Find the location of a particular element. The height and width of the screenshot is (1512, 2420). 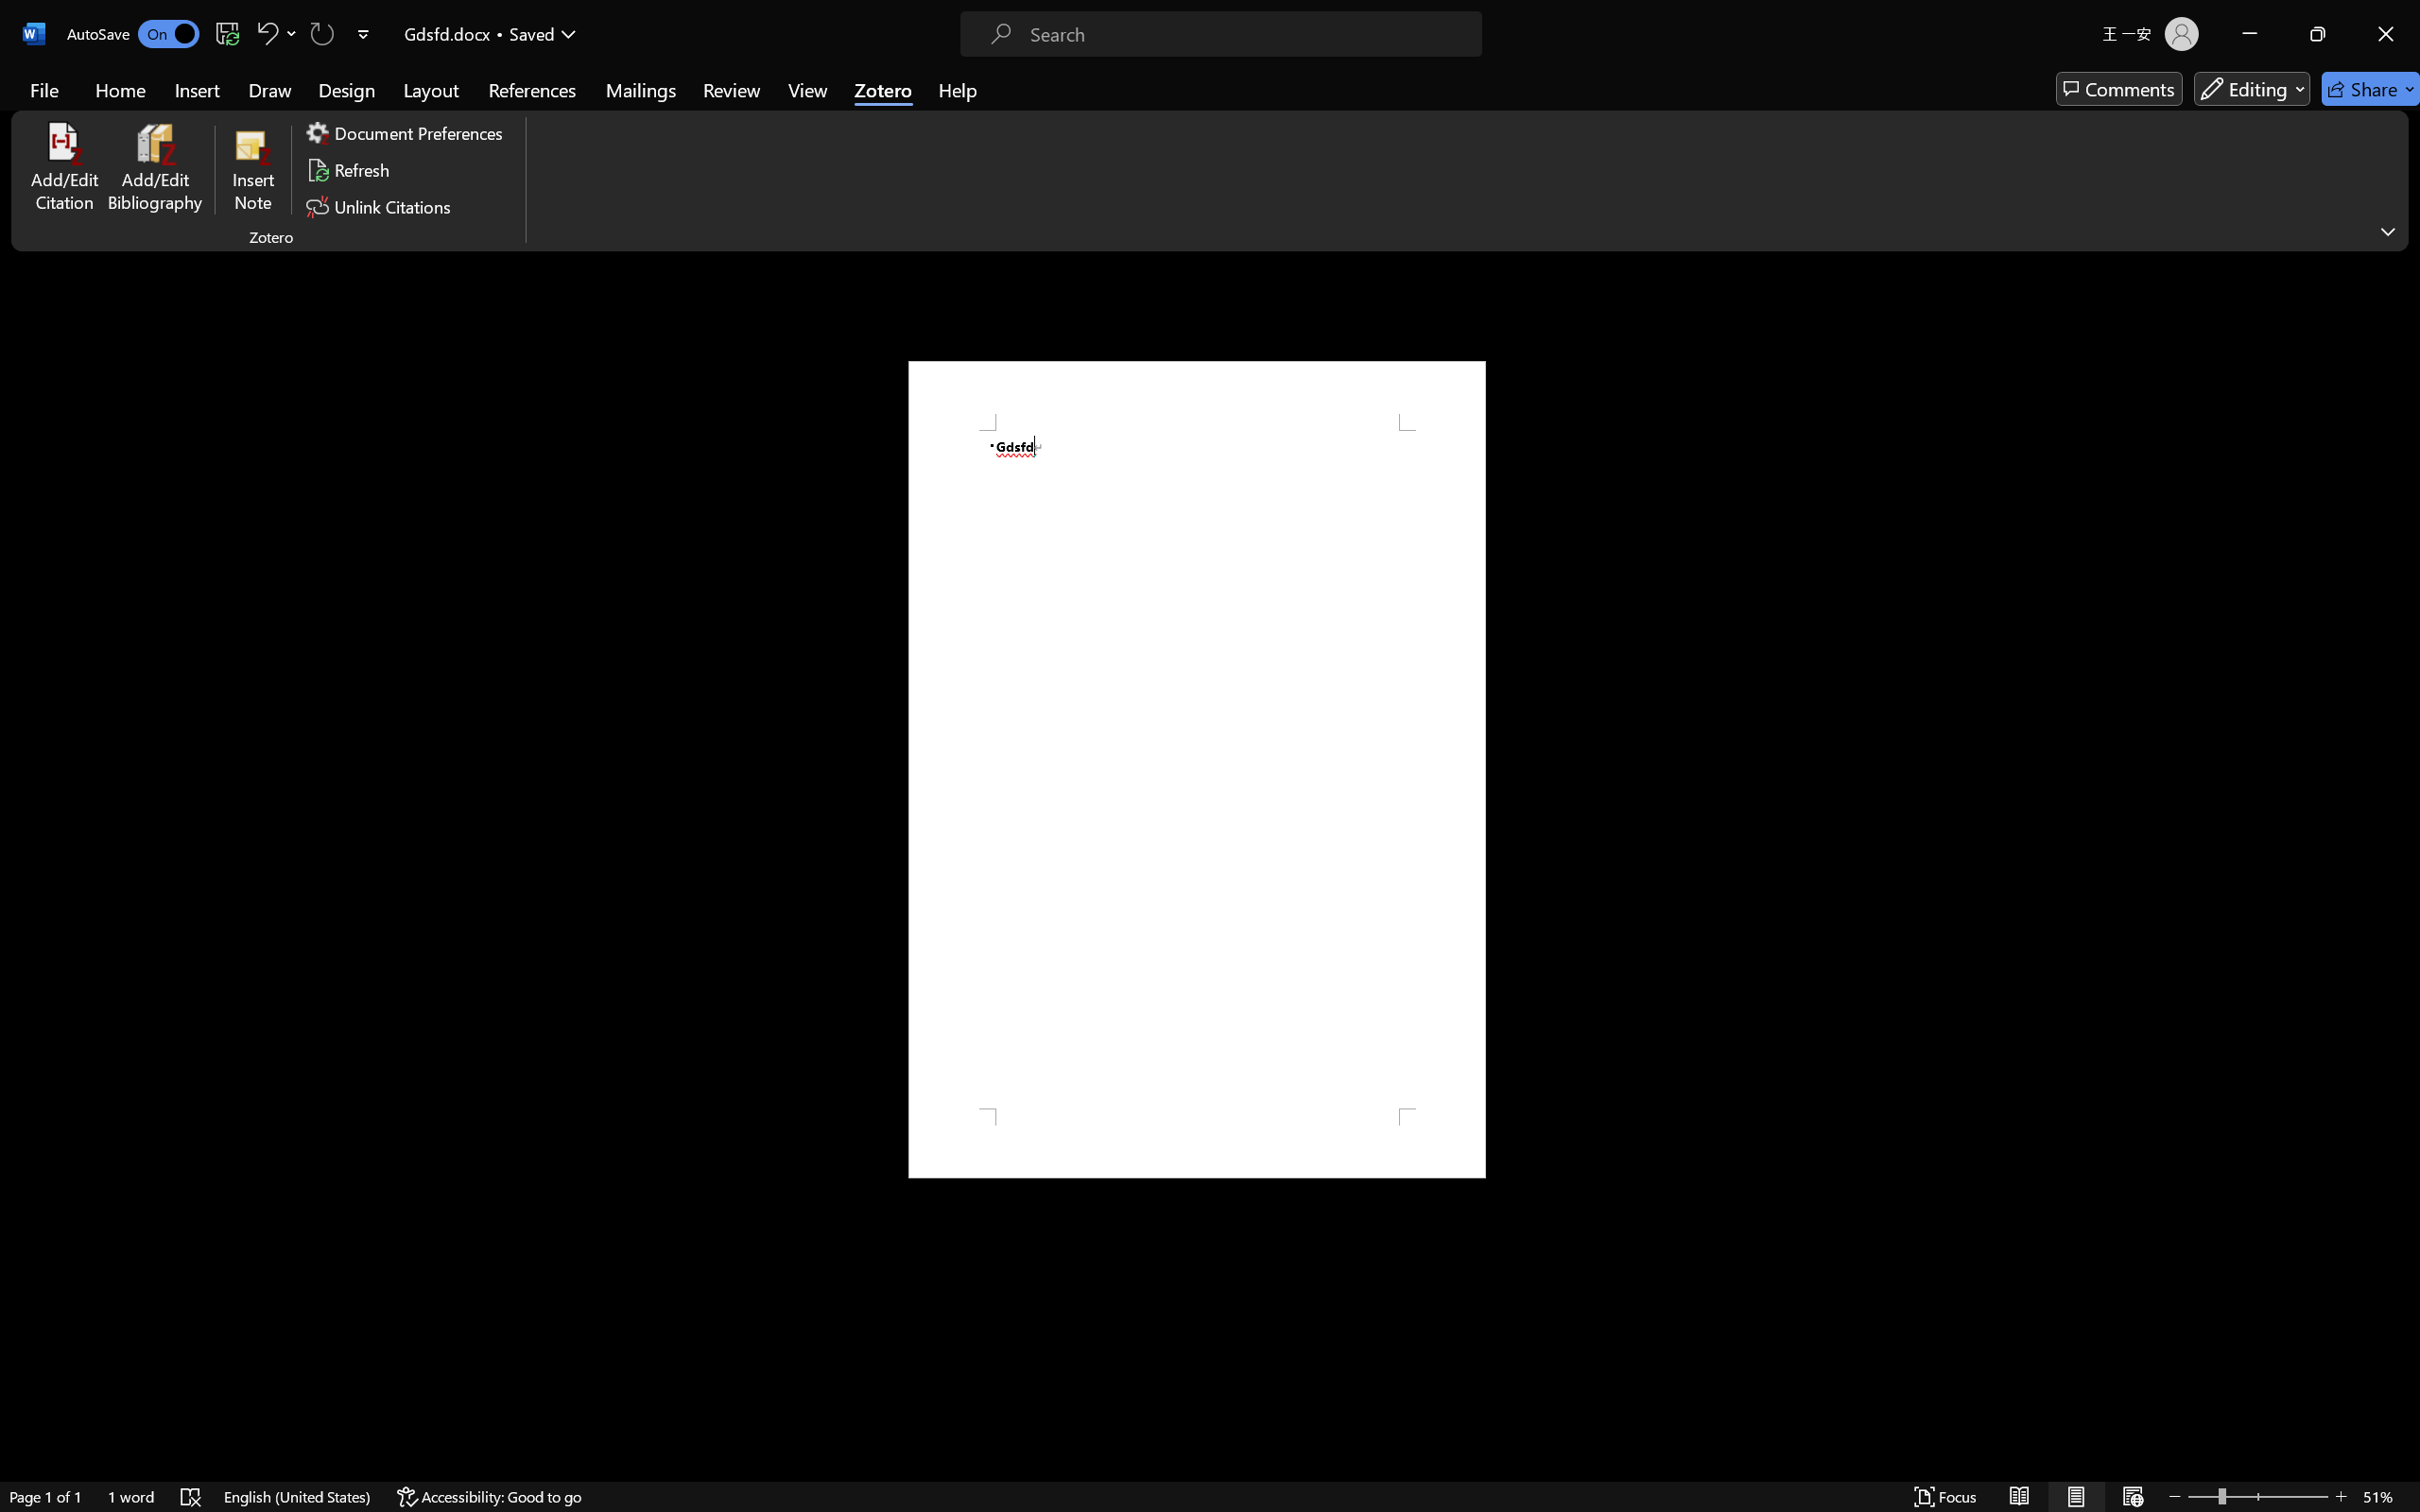

'Page 1 content' is located at coordinates (1196, 769).